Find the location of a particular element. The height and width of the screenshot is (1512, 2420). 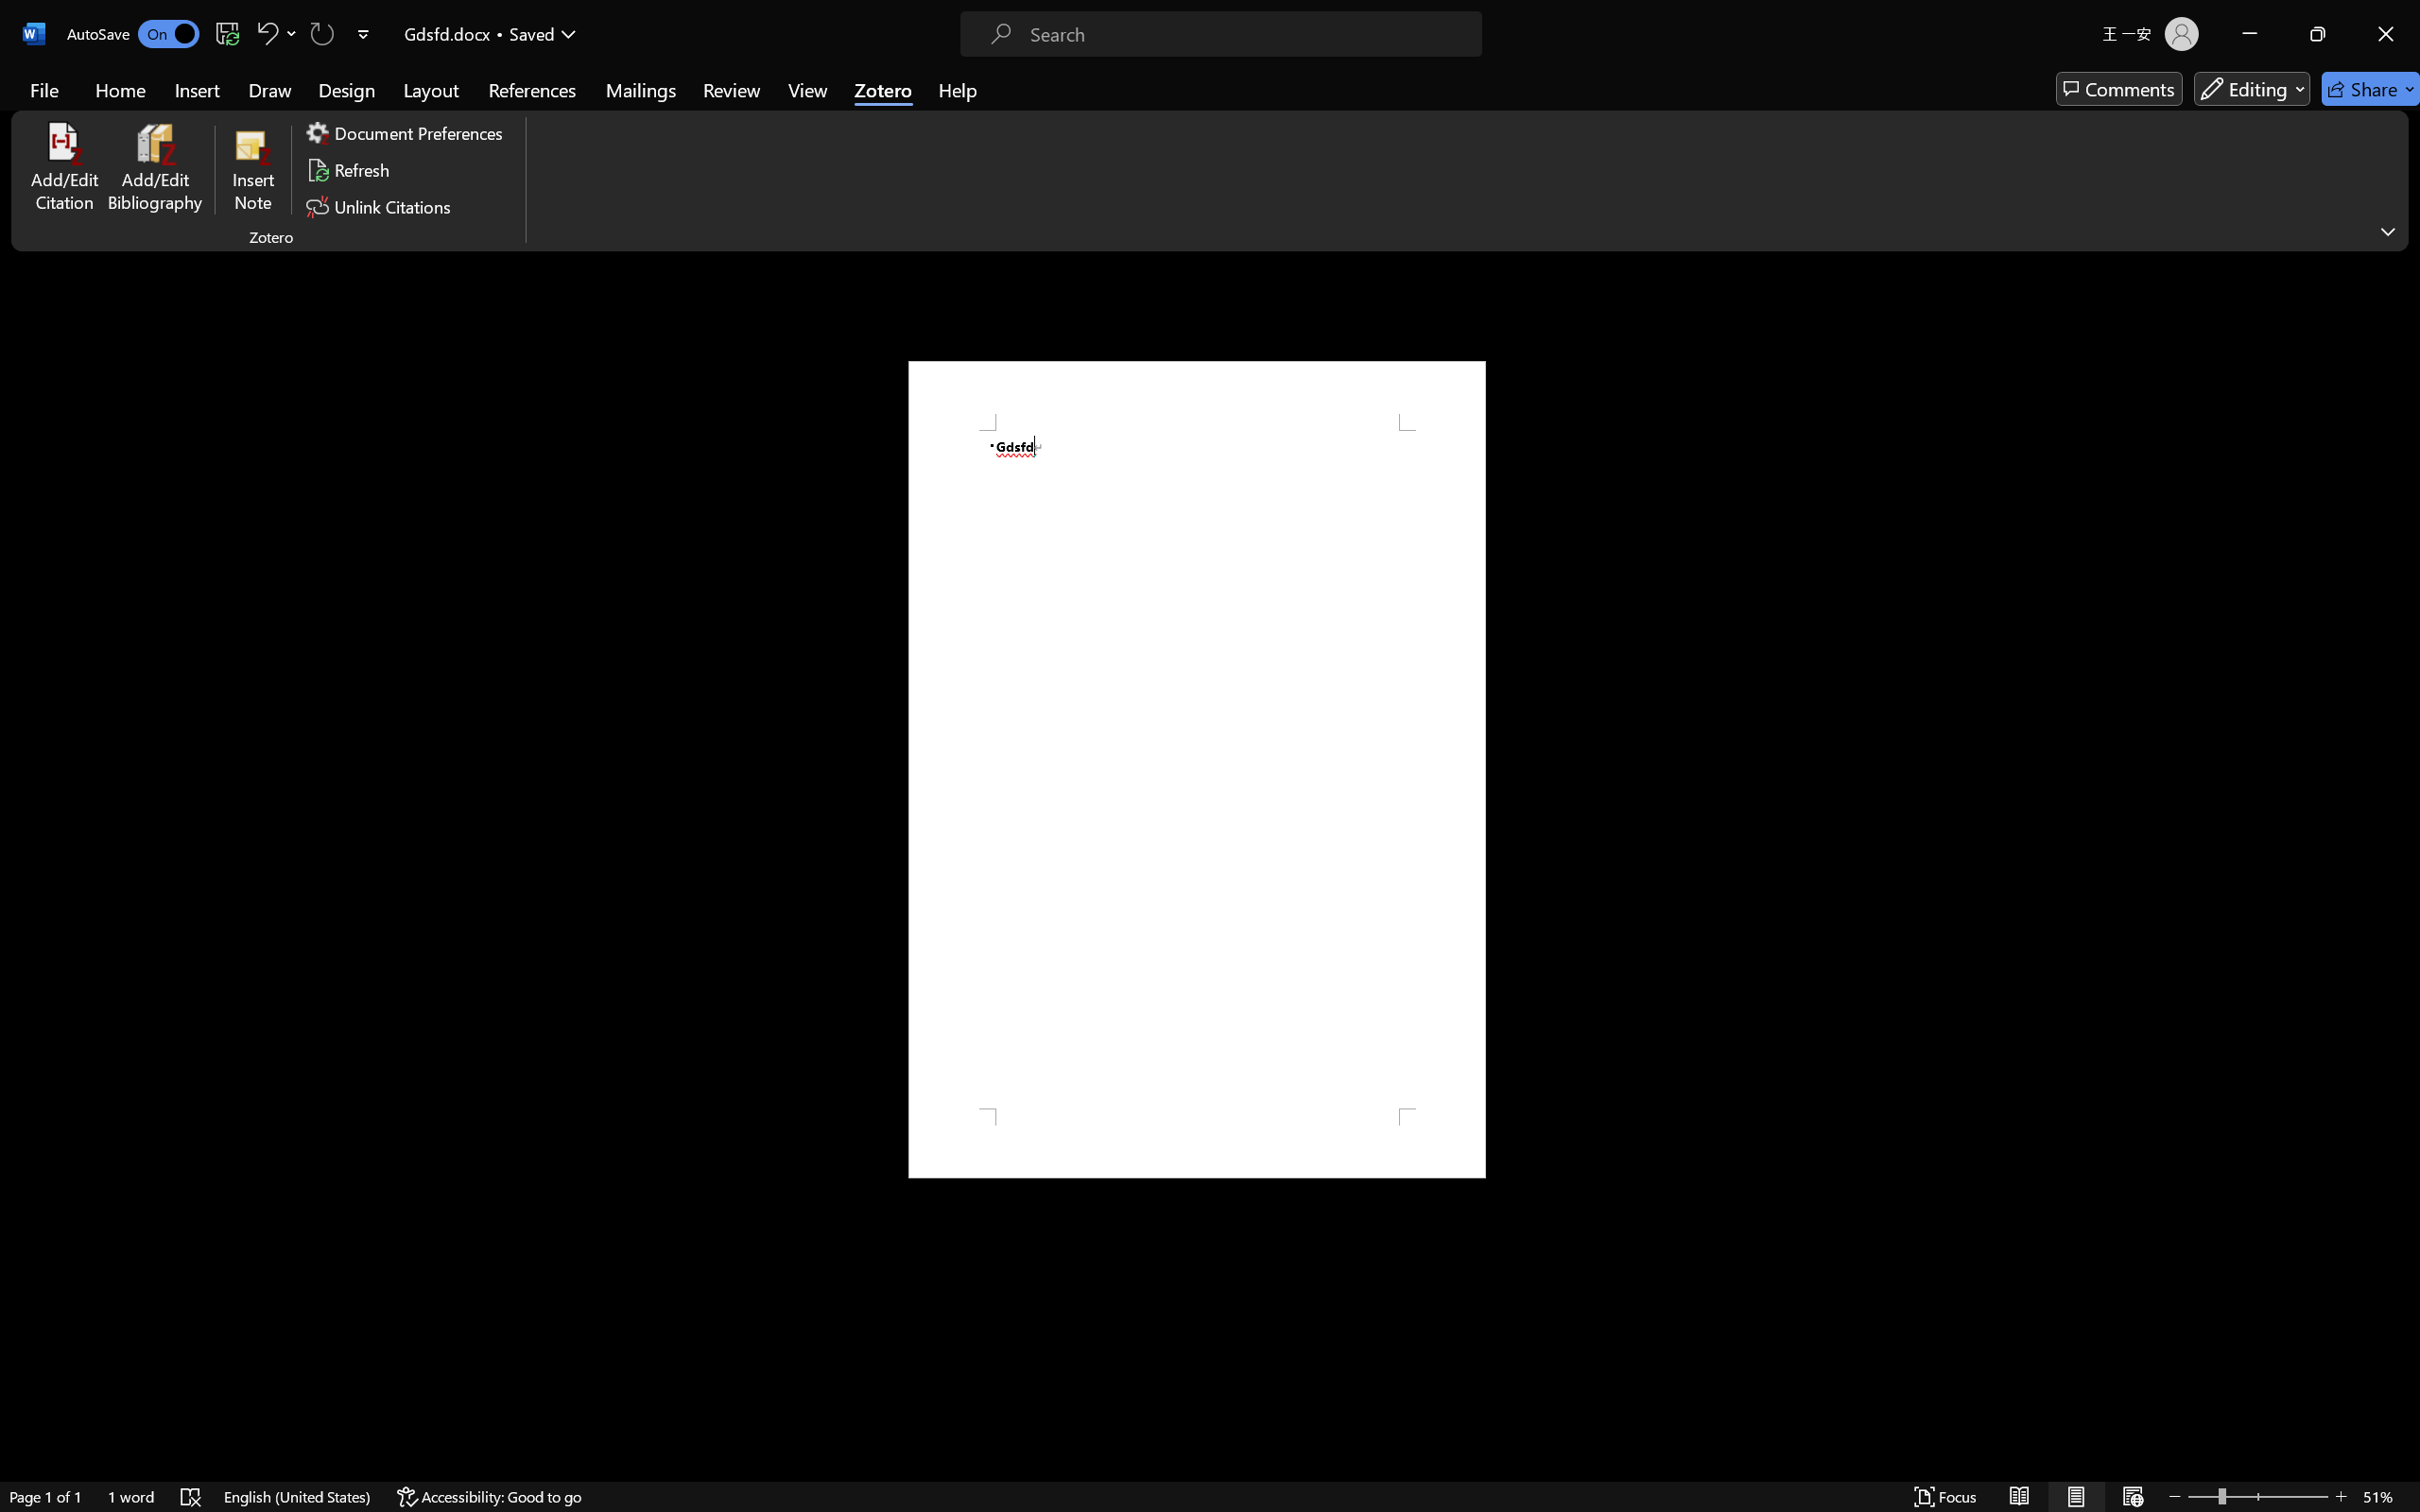

'Page 1 content' is located at coordinates (1196, 769).